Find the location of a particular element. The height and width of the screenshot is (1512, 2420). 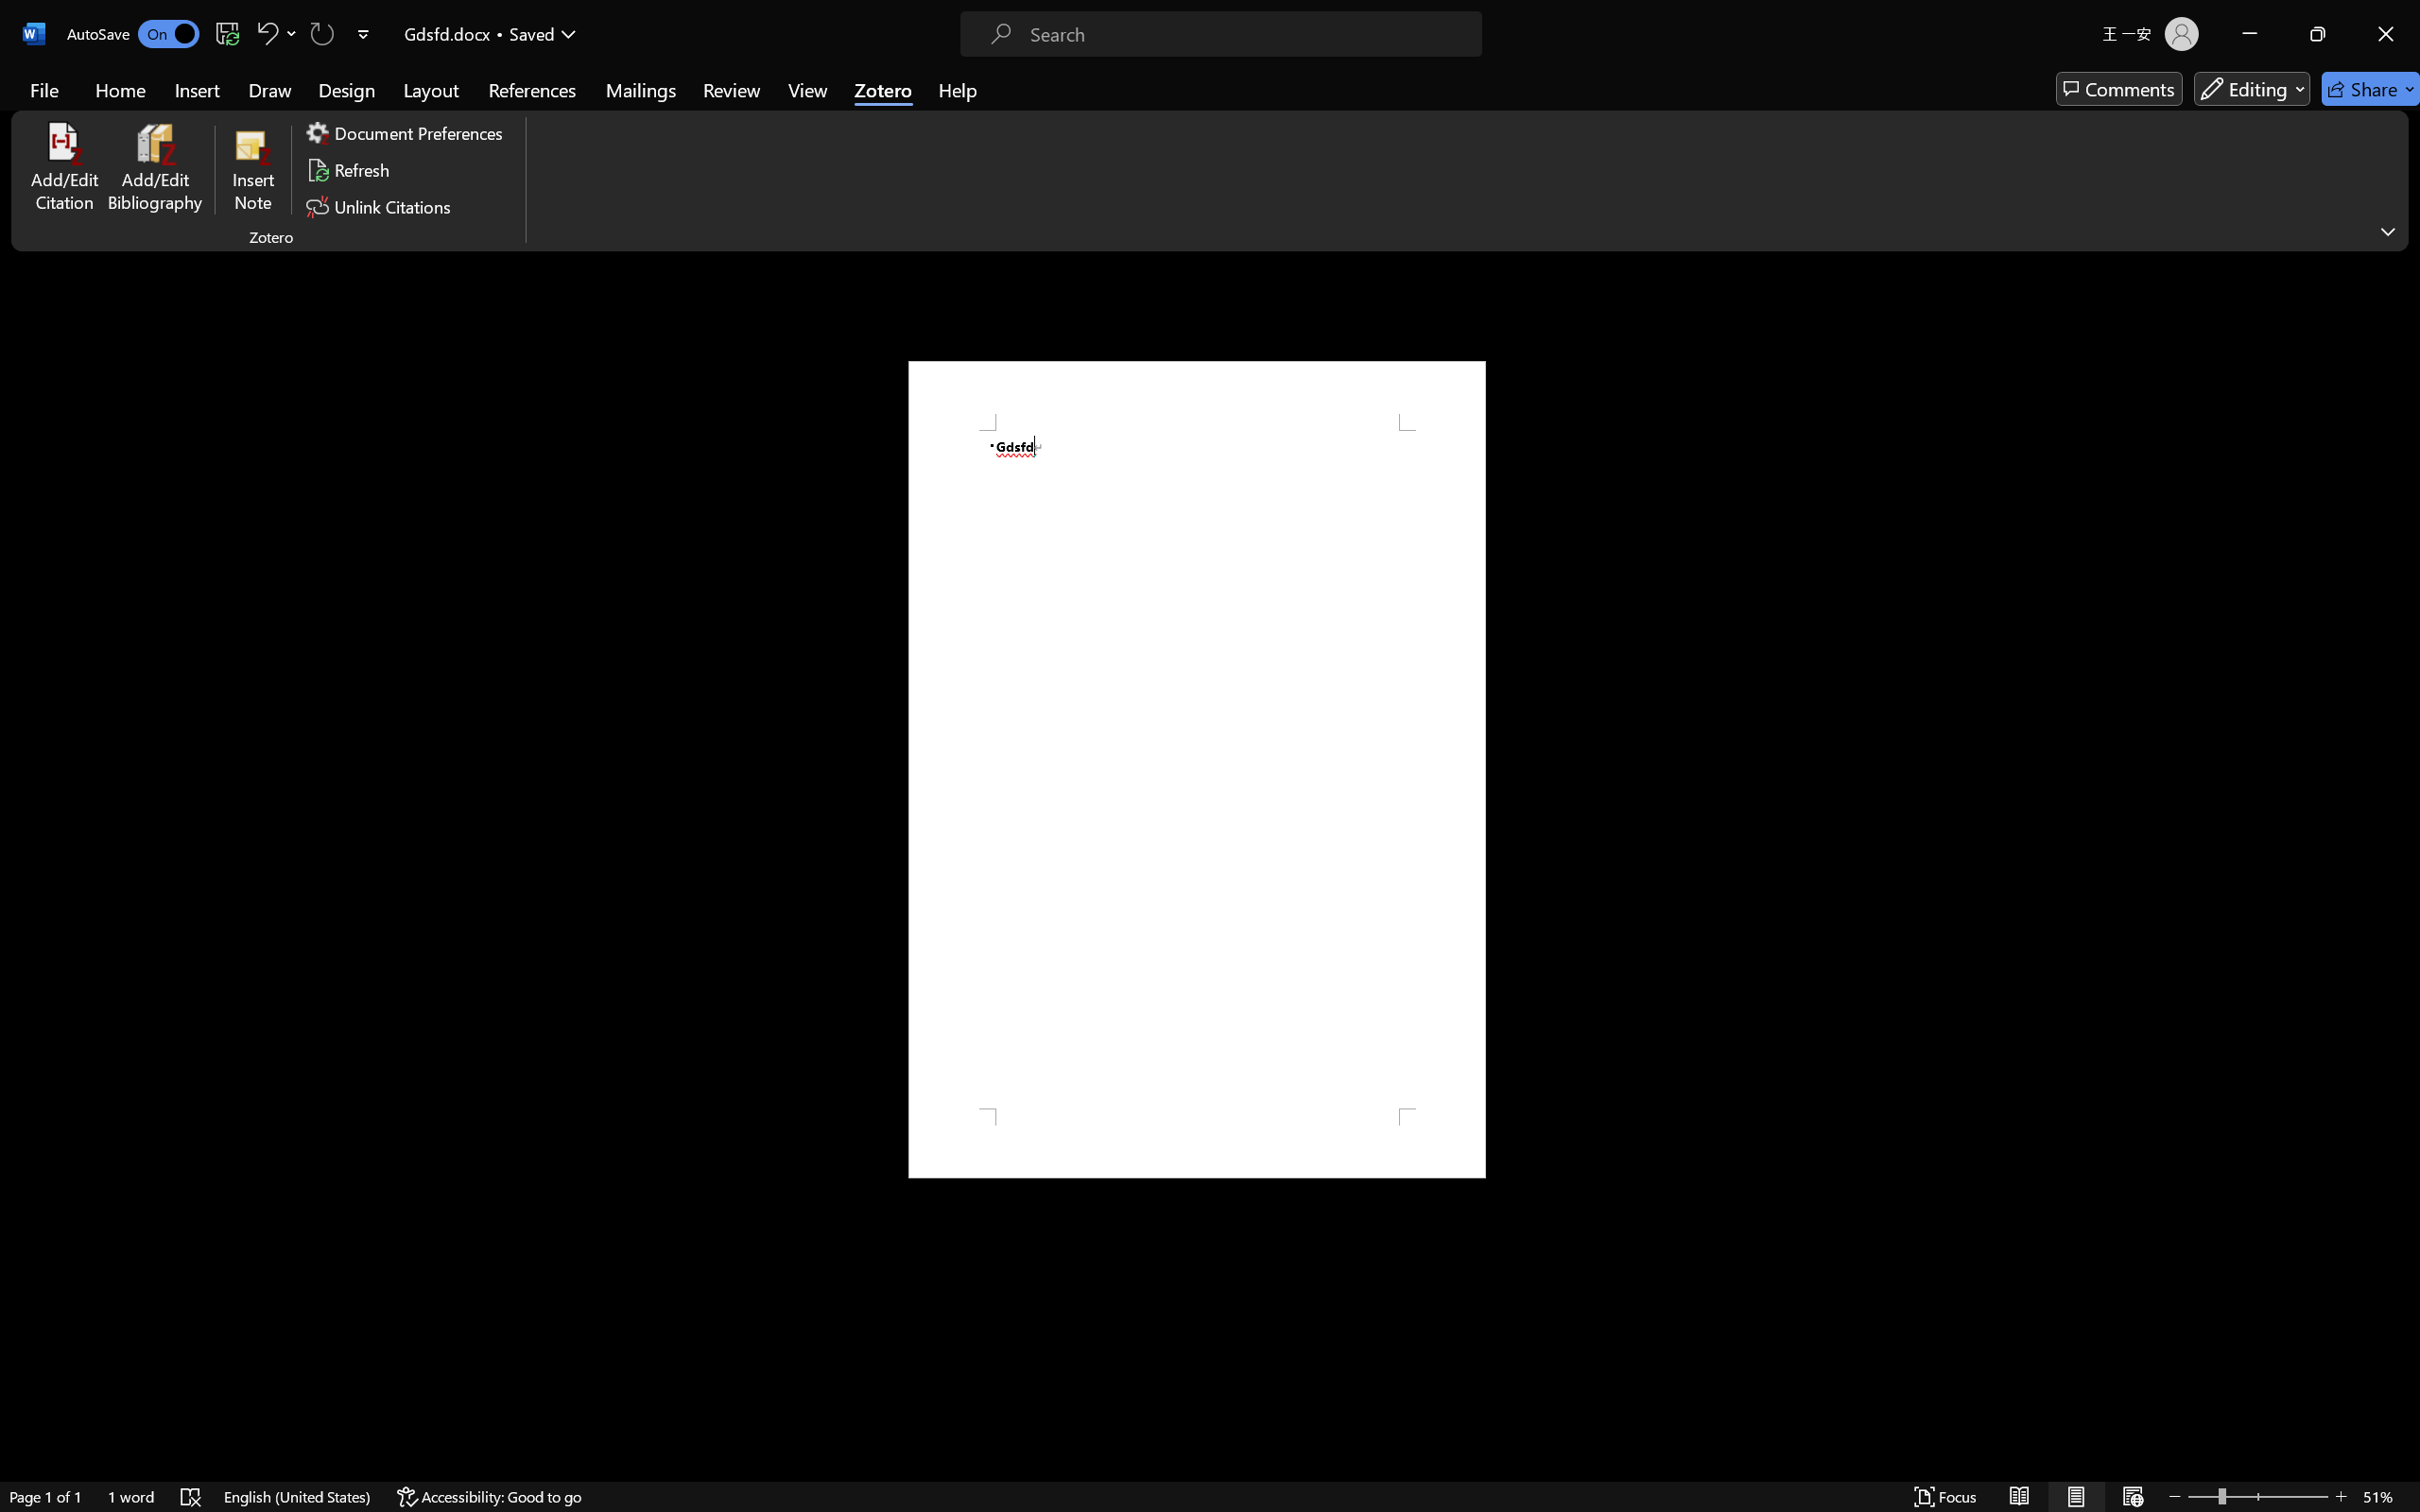

'Page 1 content' is located at coordinates (1196, 769).